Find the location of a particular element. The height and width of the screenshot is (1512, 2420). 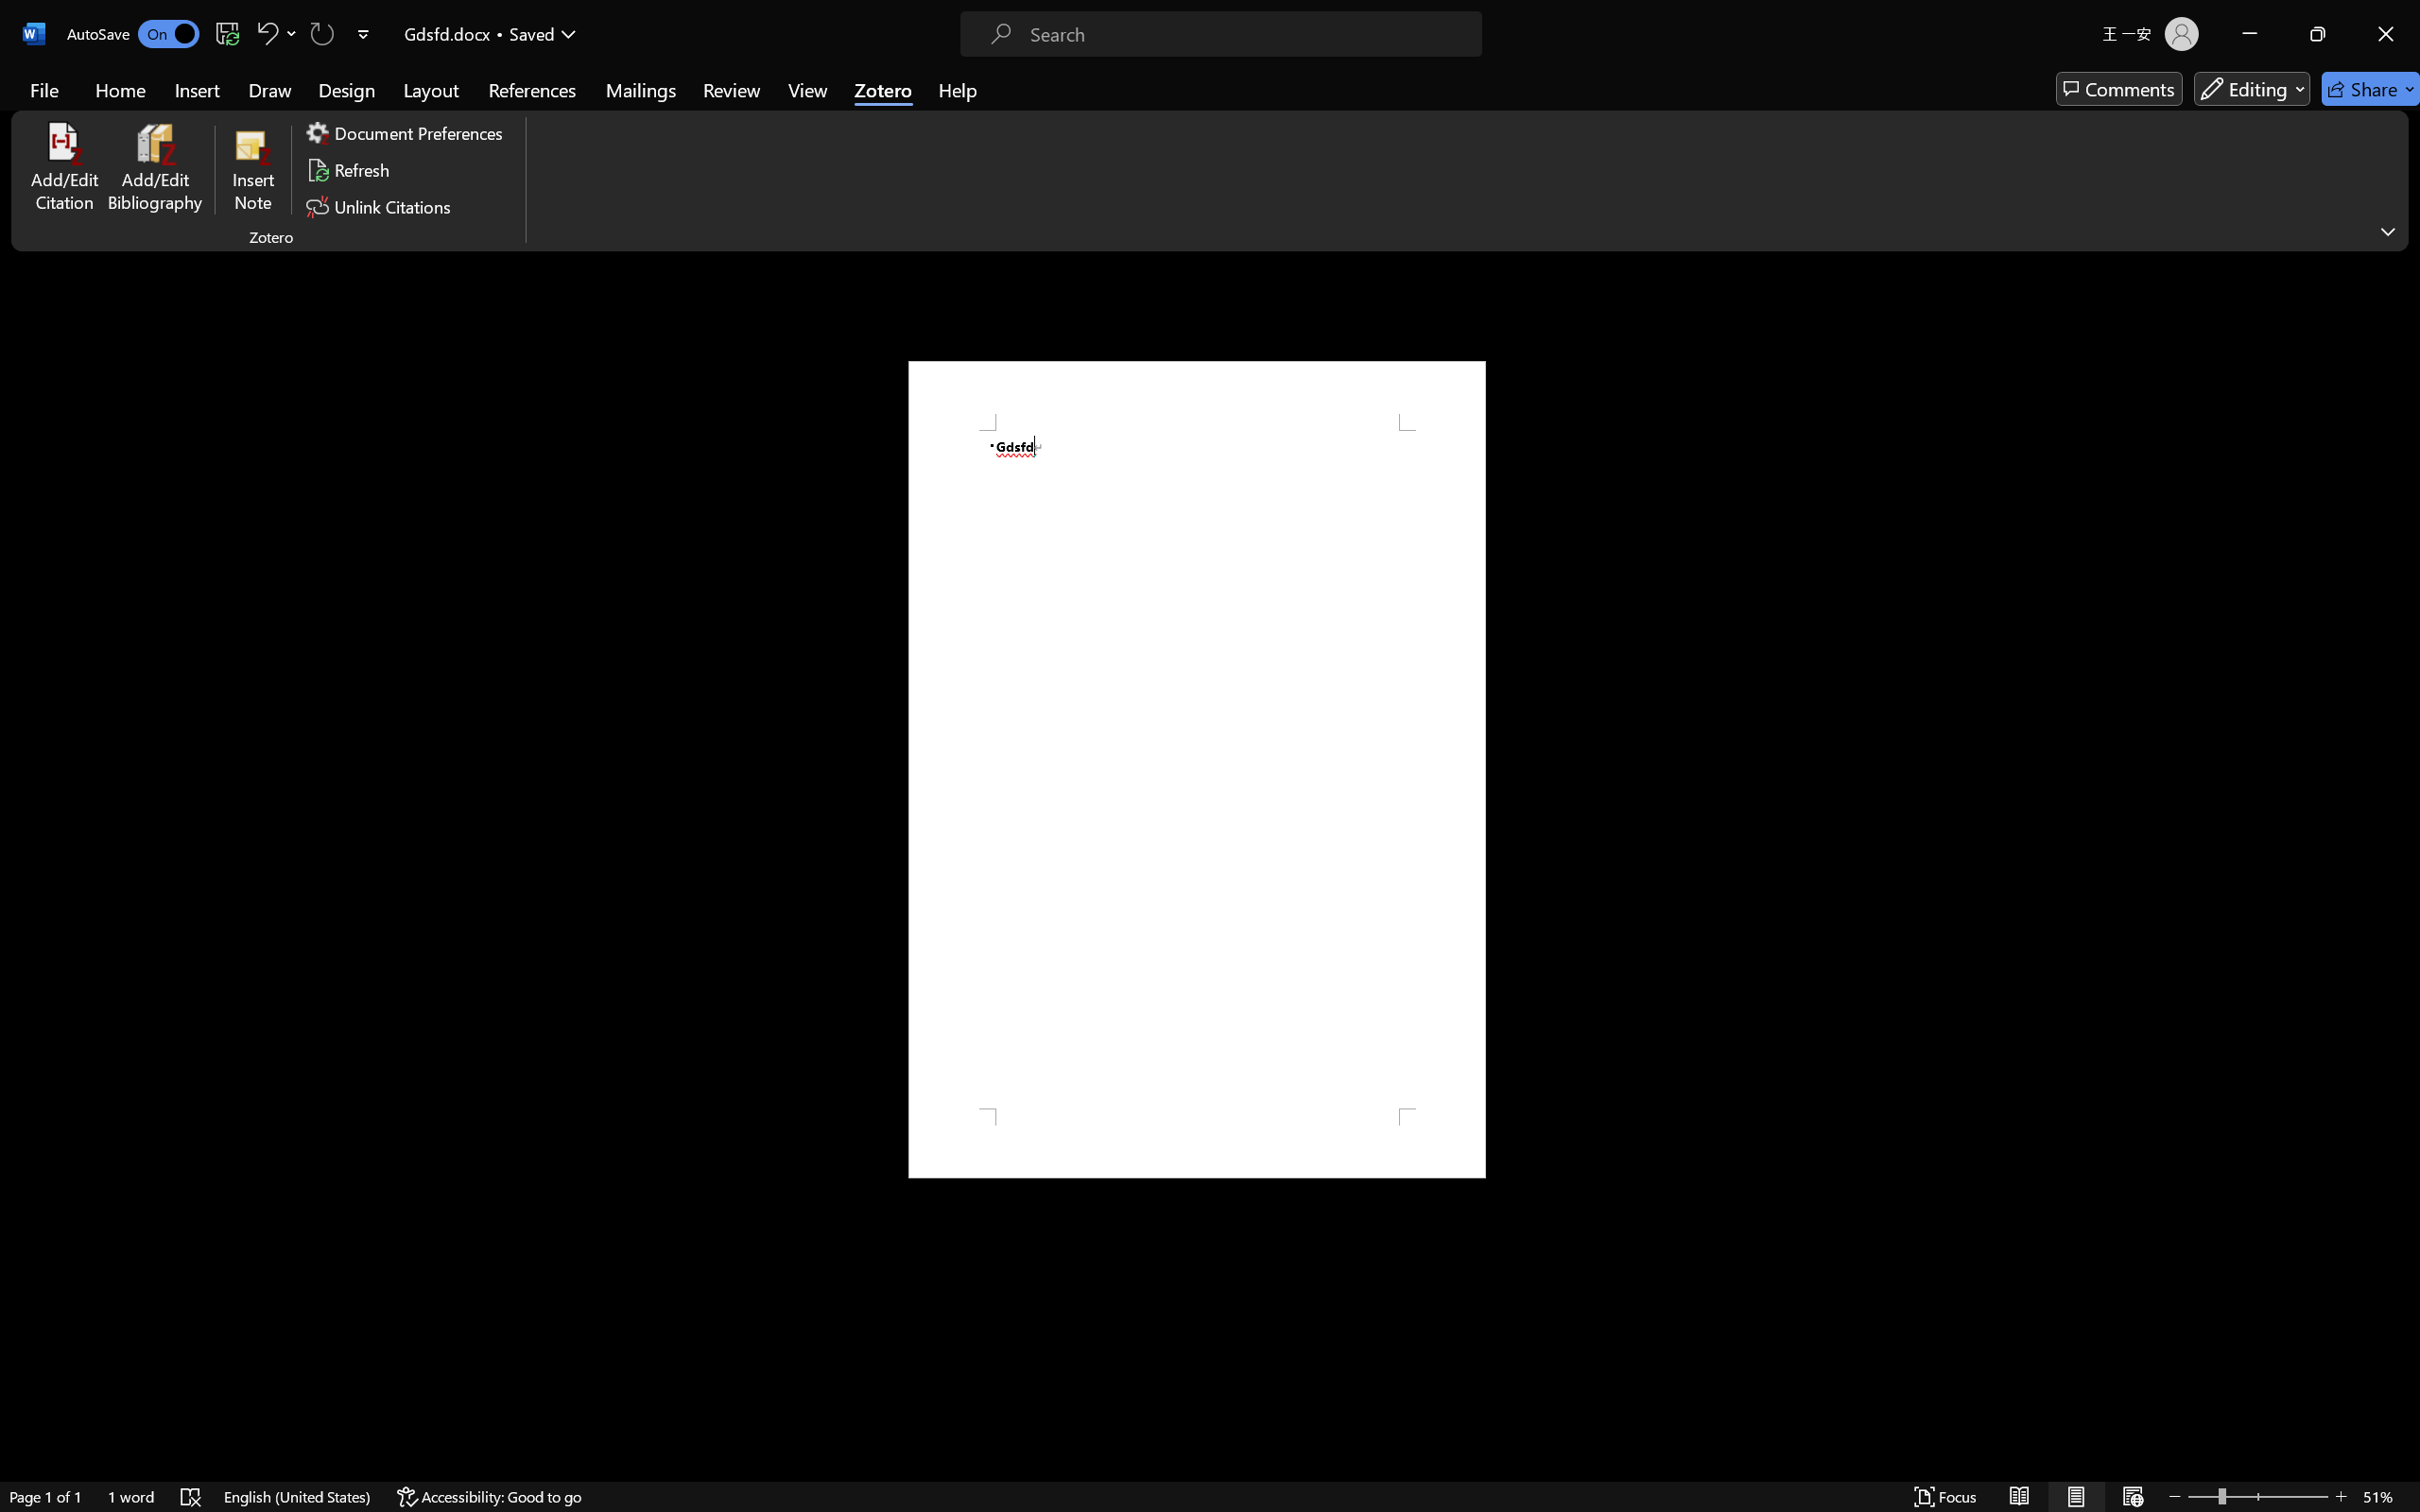

'Page 1 content' is located at coordinates (1196, 769).